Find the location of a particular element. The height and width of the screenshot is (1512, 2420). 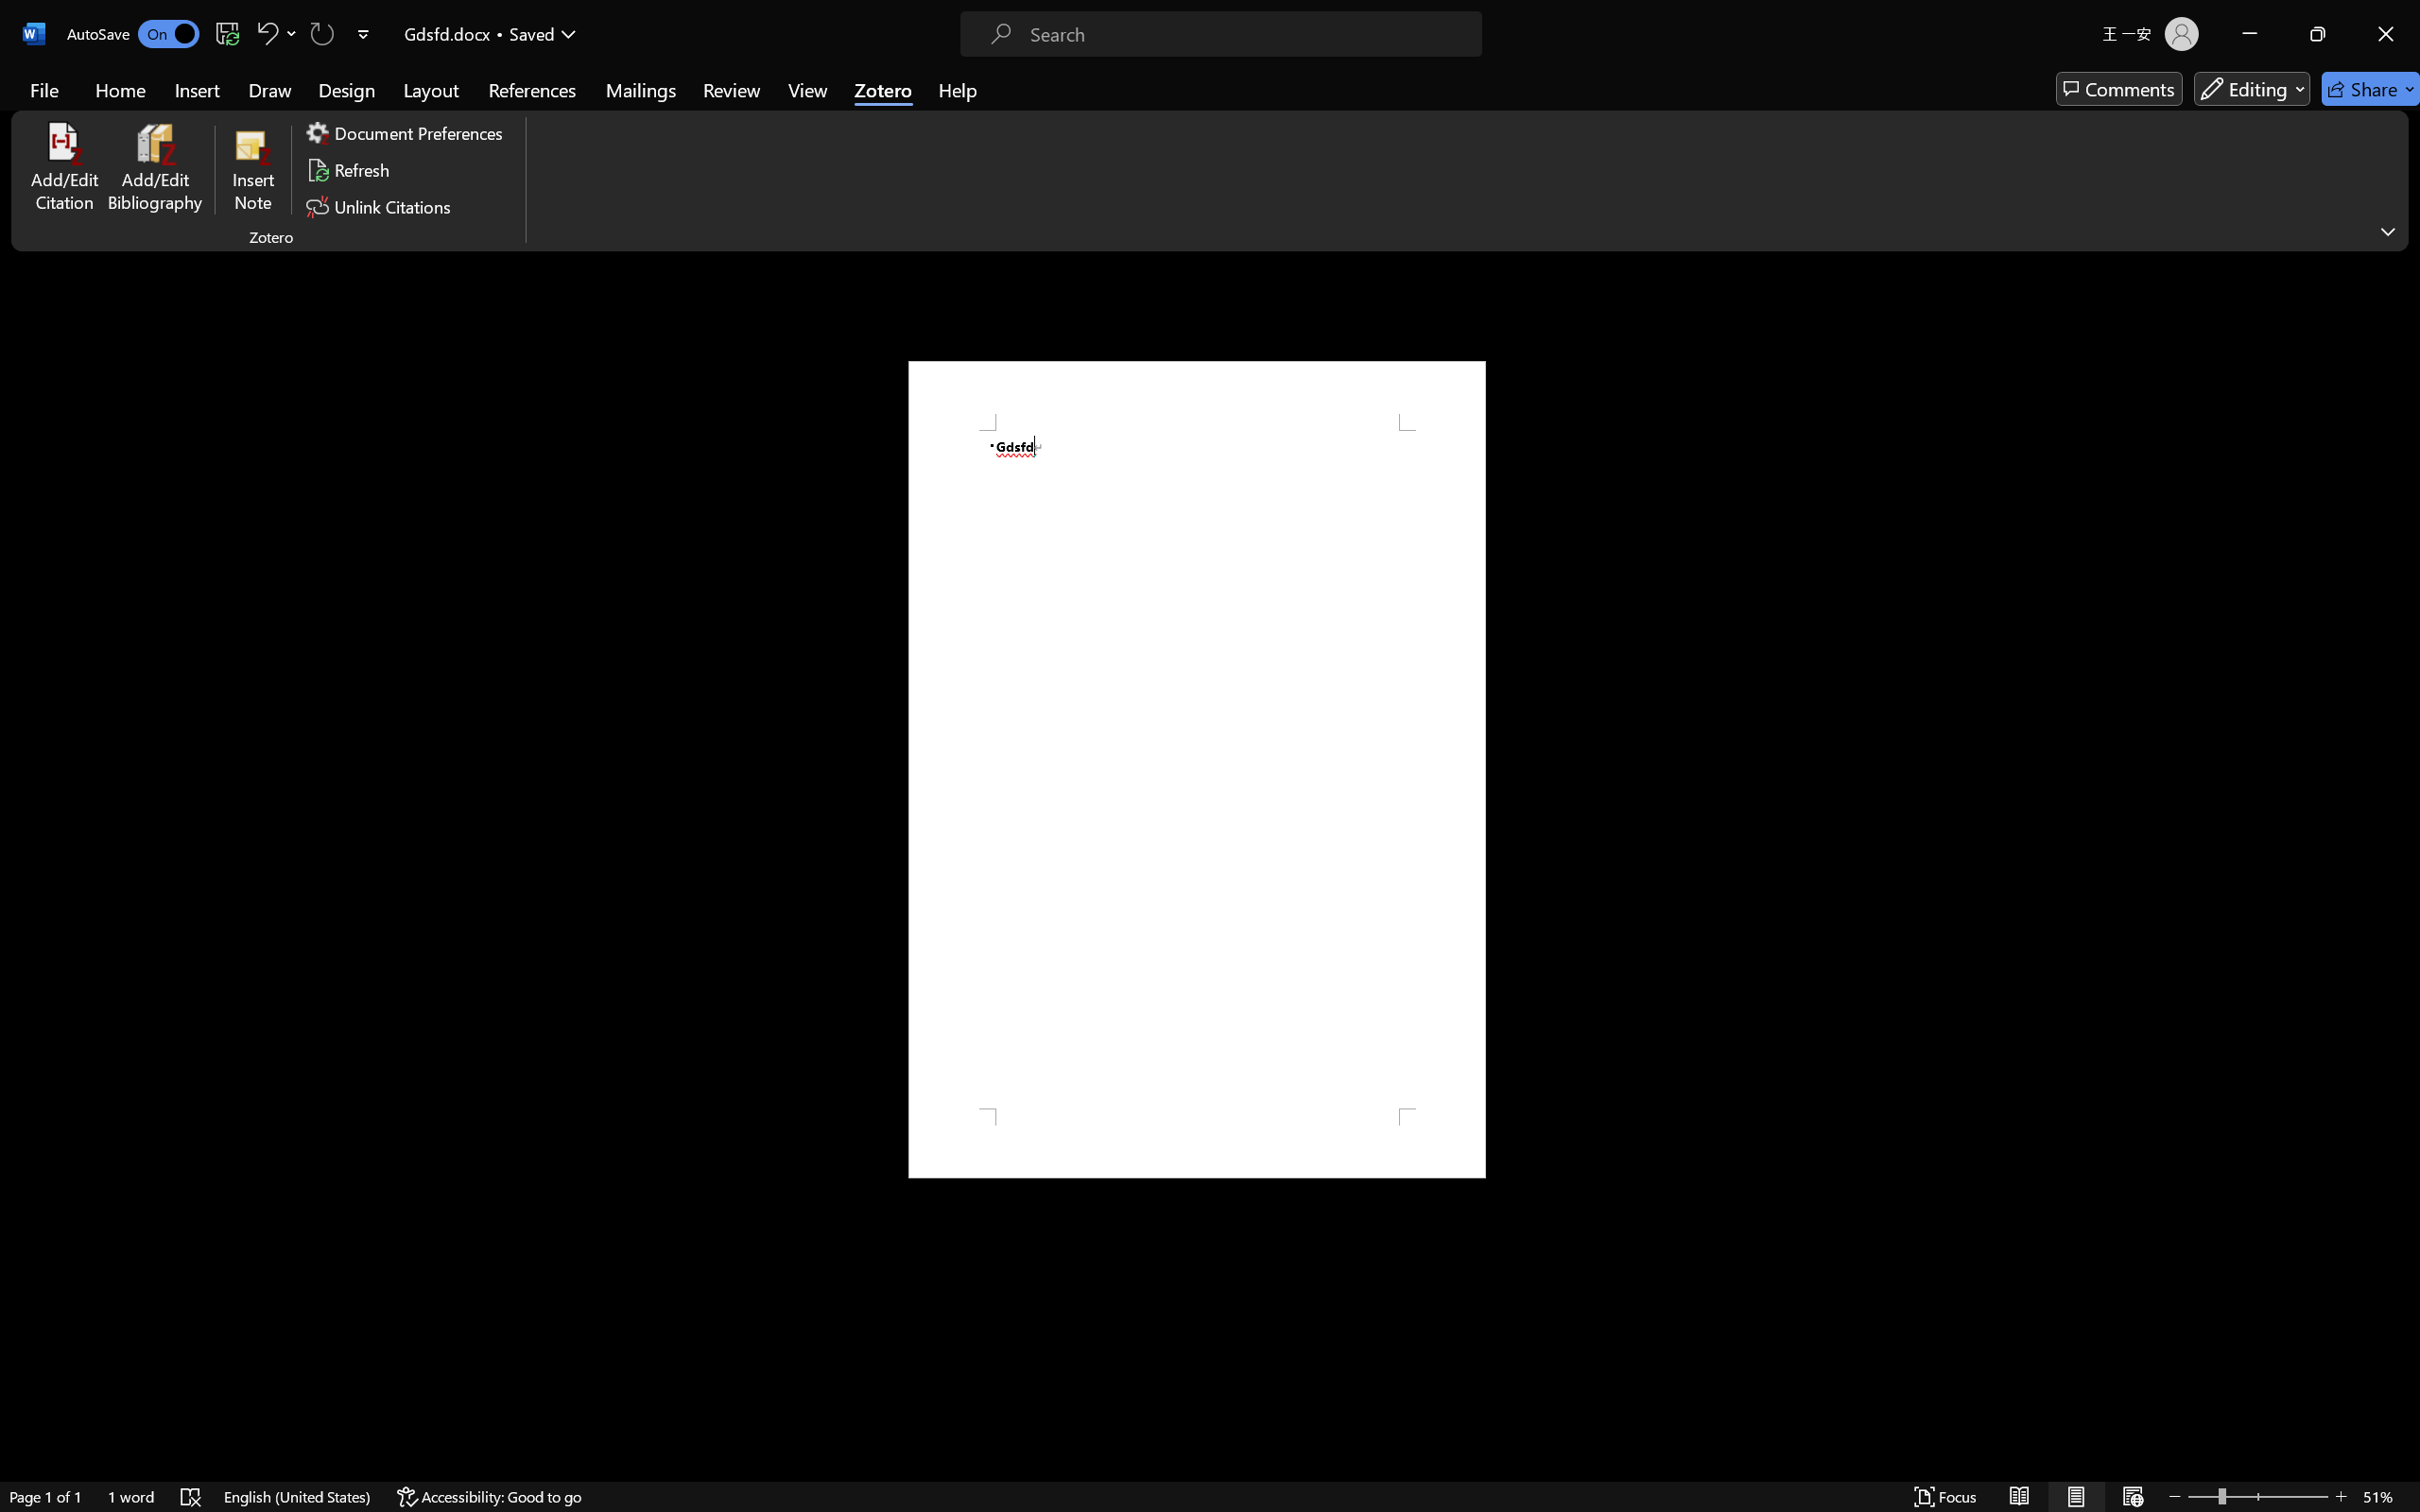

'Page 1 content' is located at coordinates (1196, 769).